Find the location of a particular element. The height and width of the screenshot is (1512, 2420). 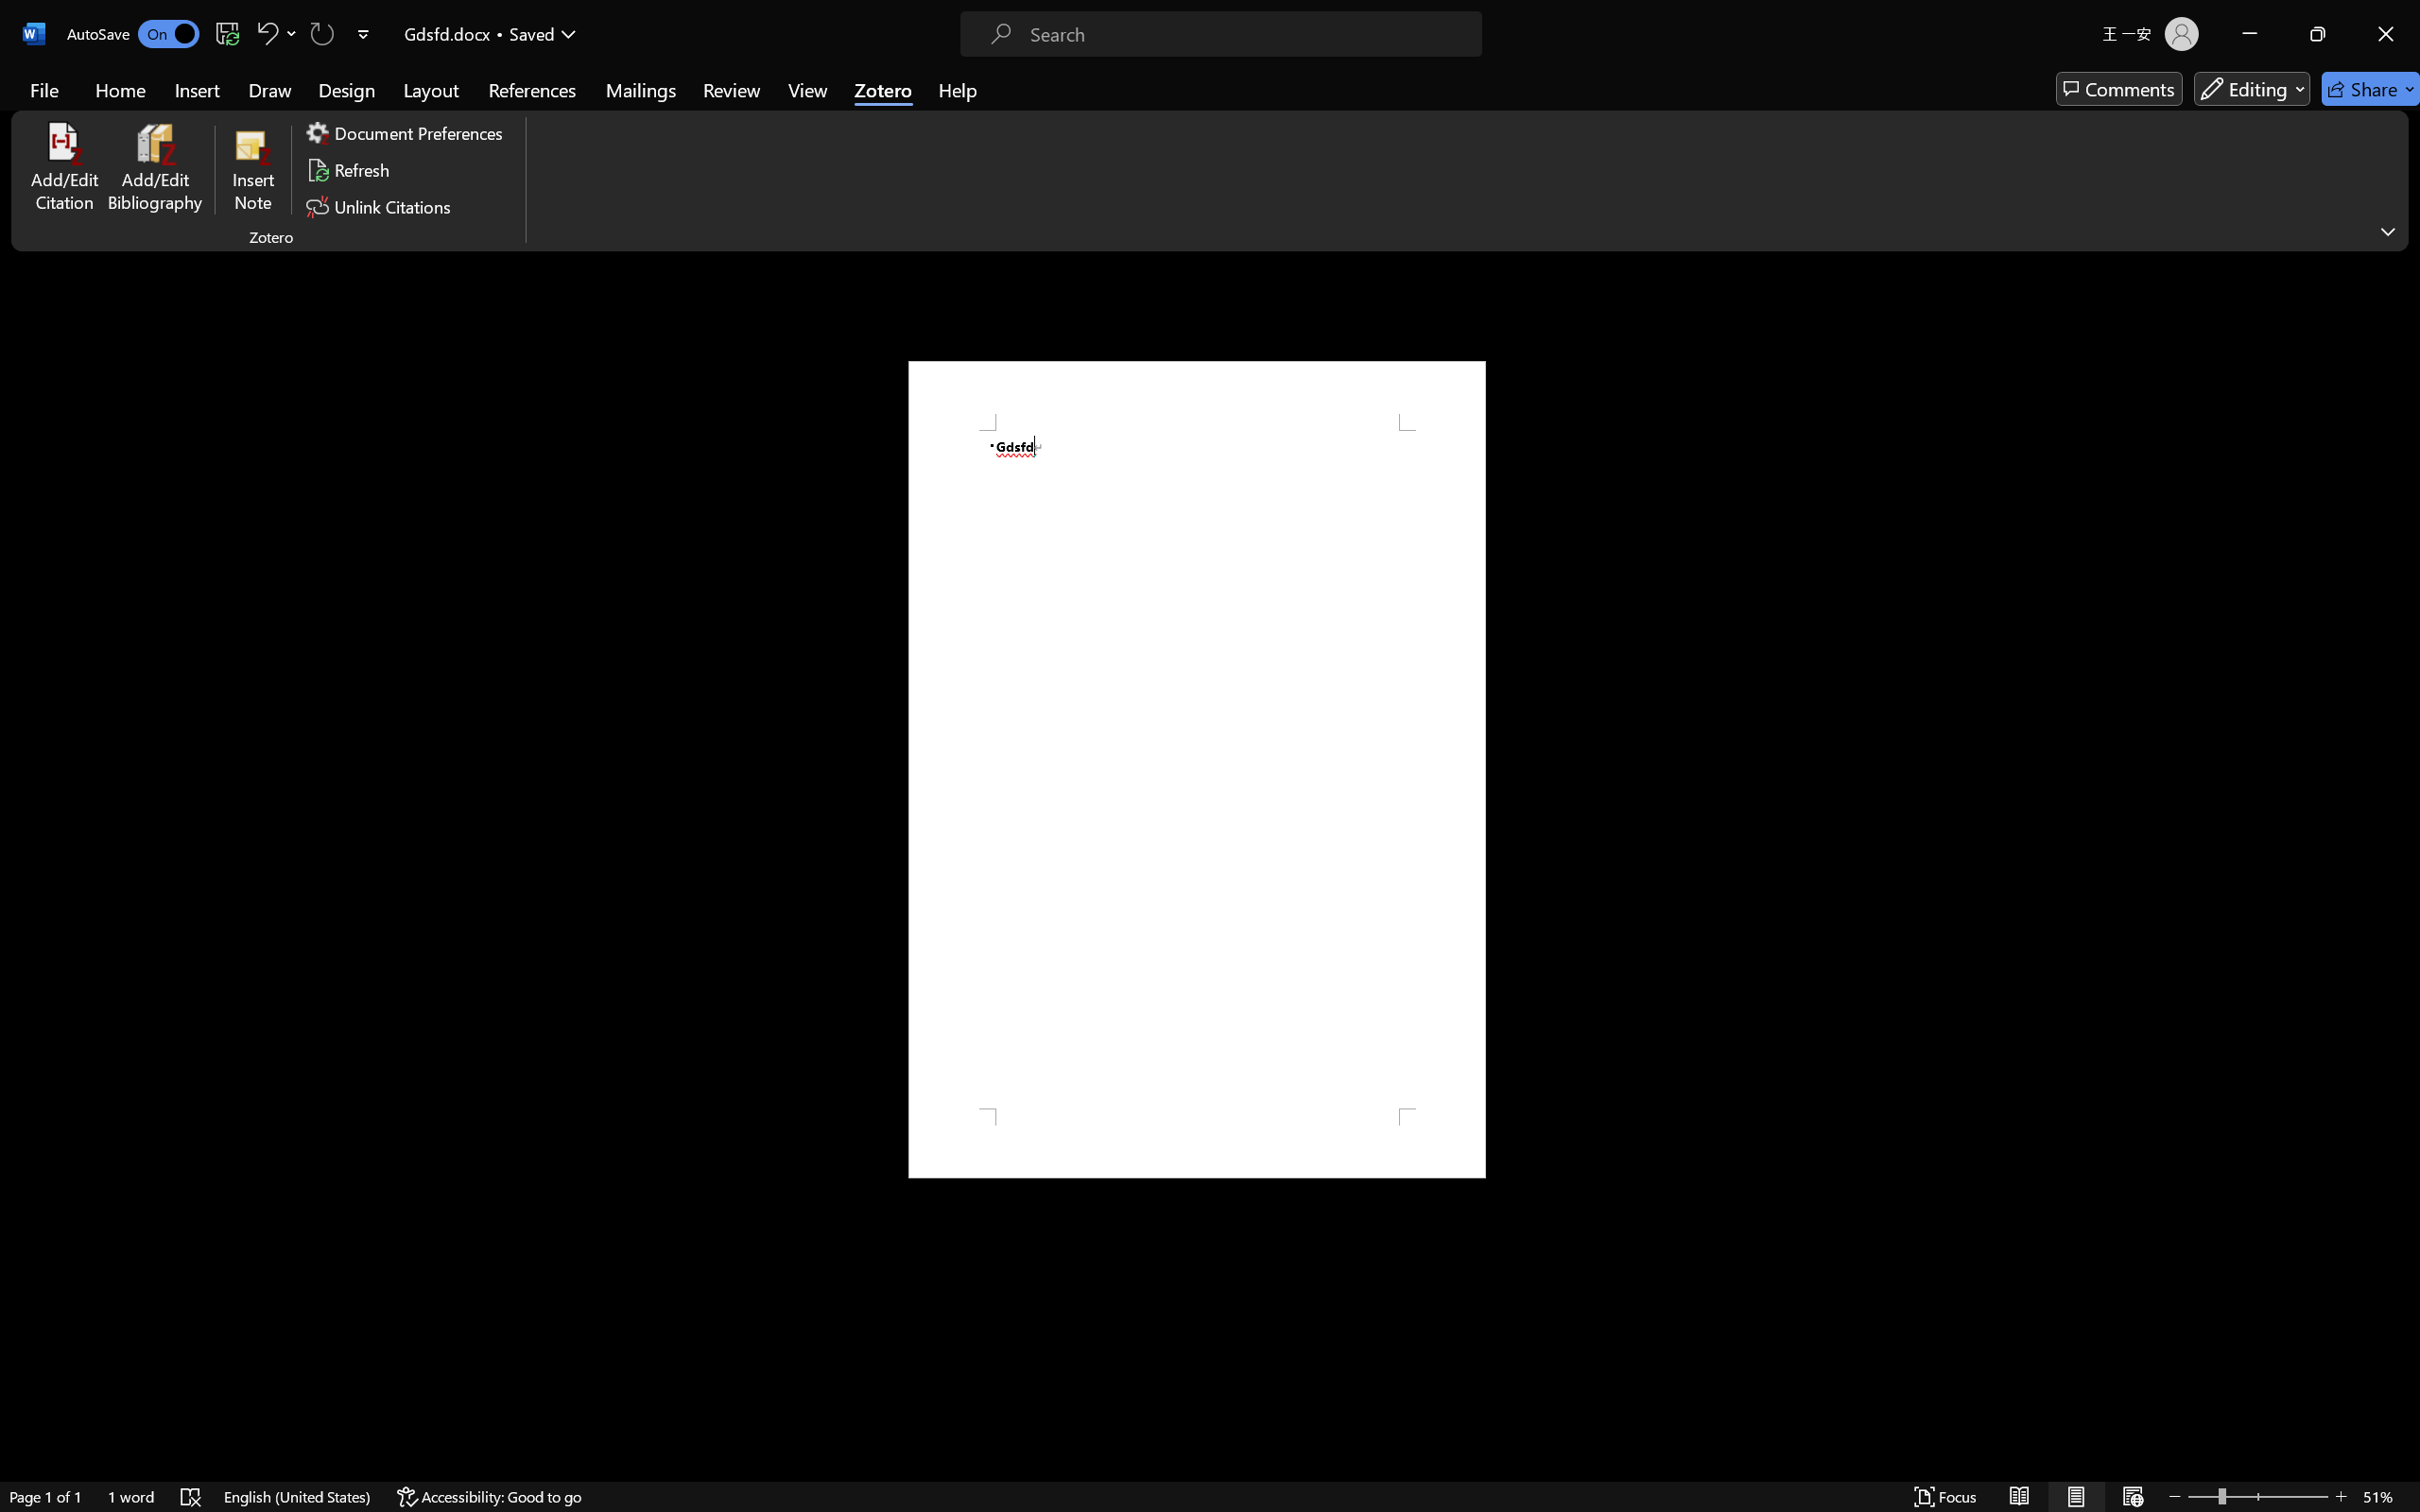

'Page 1 content' is located at coordinates (1196, 769).